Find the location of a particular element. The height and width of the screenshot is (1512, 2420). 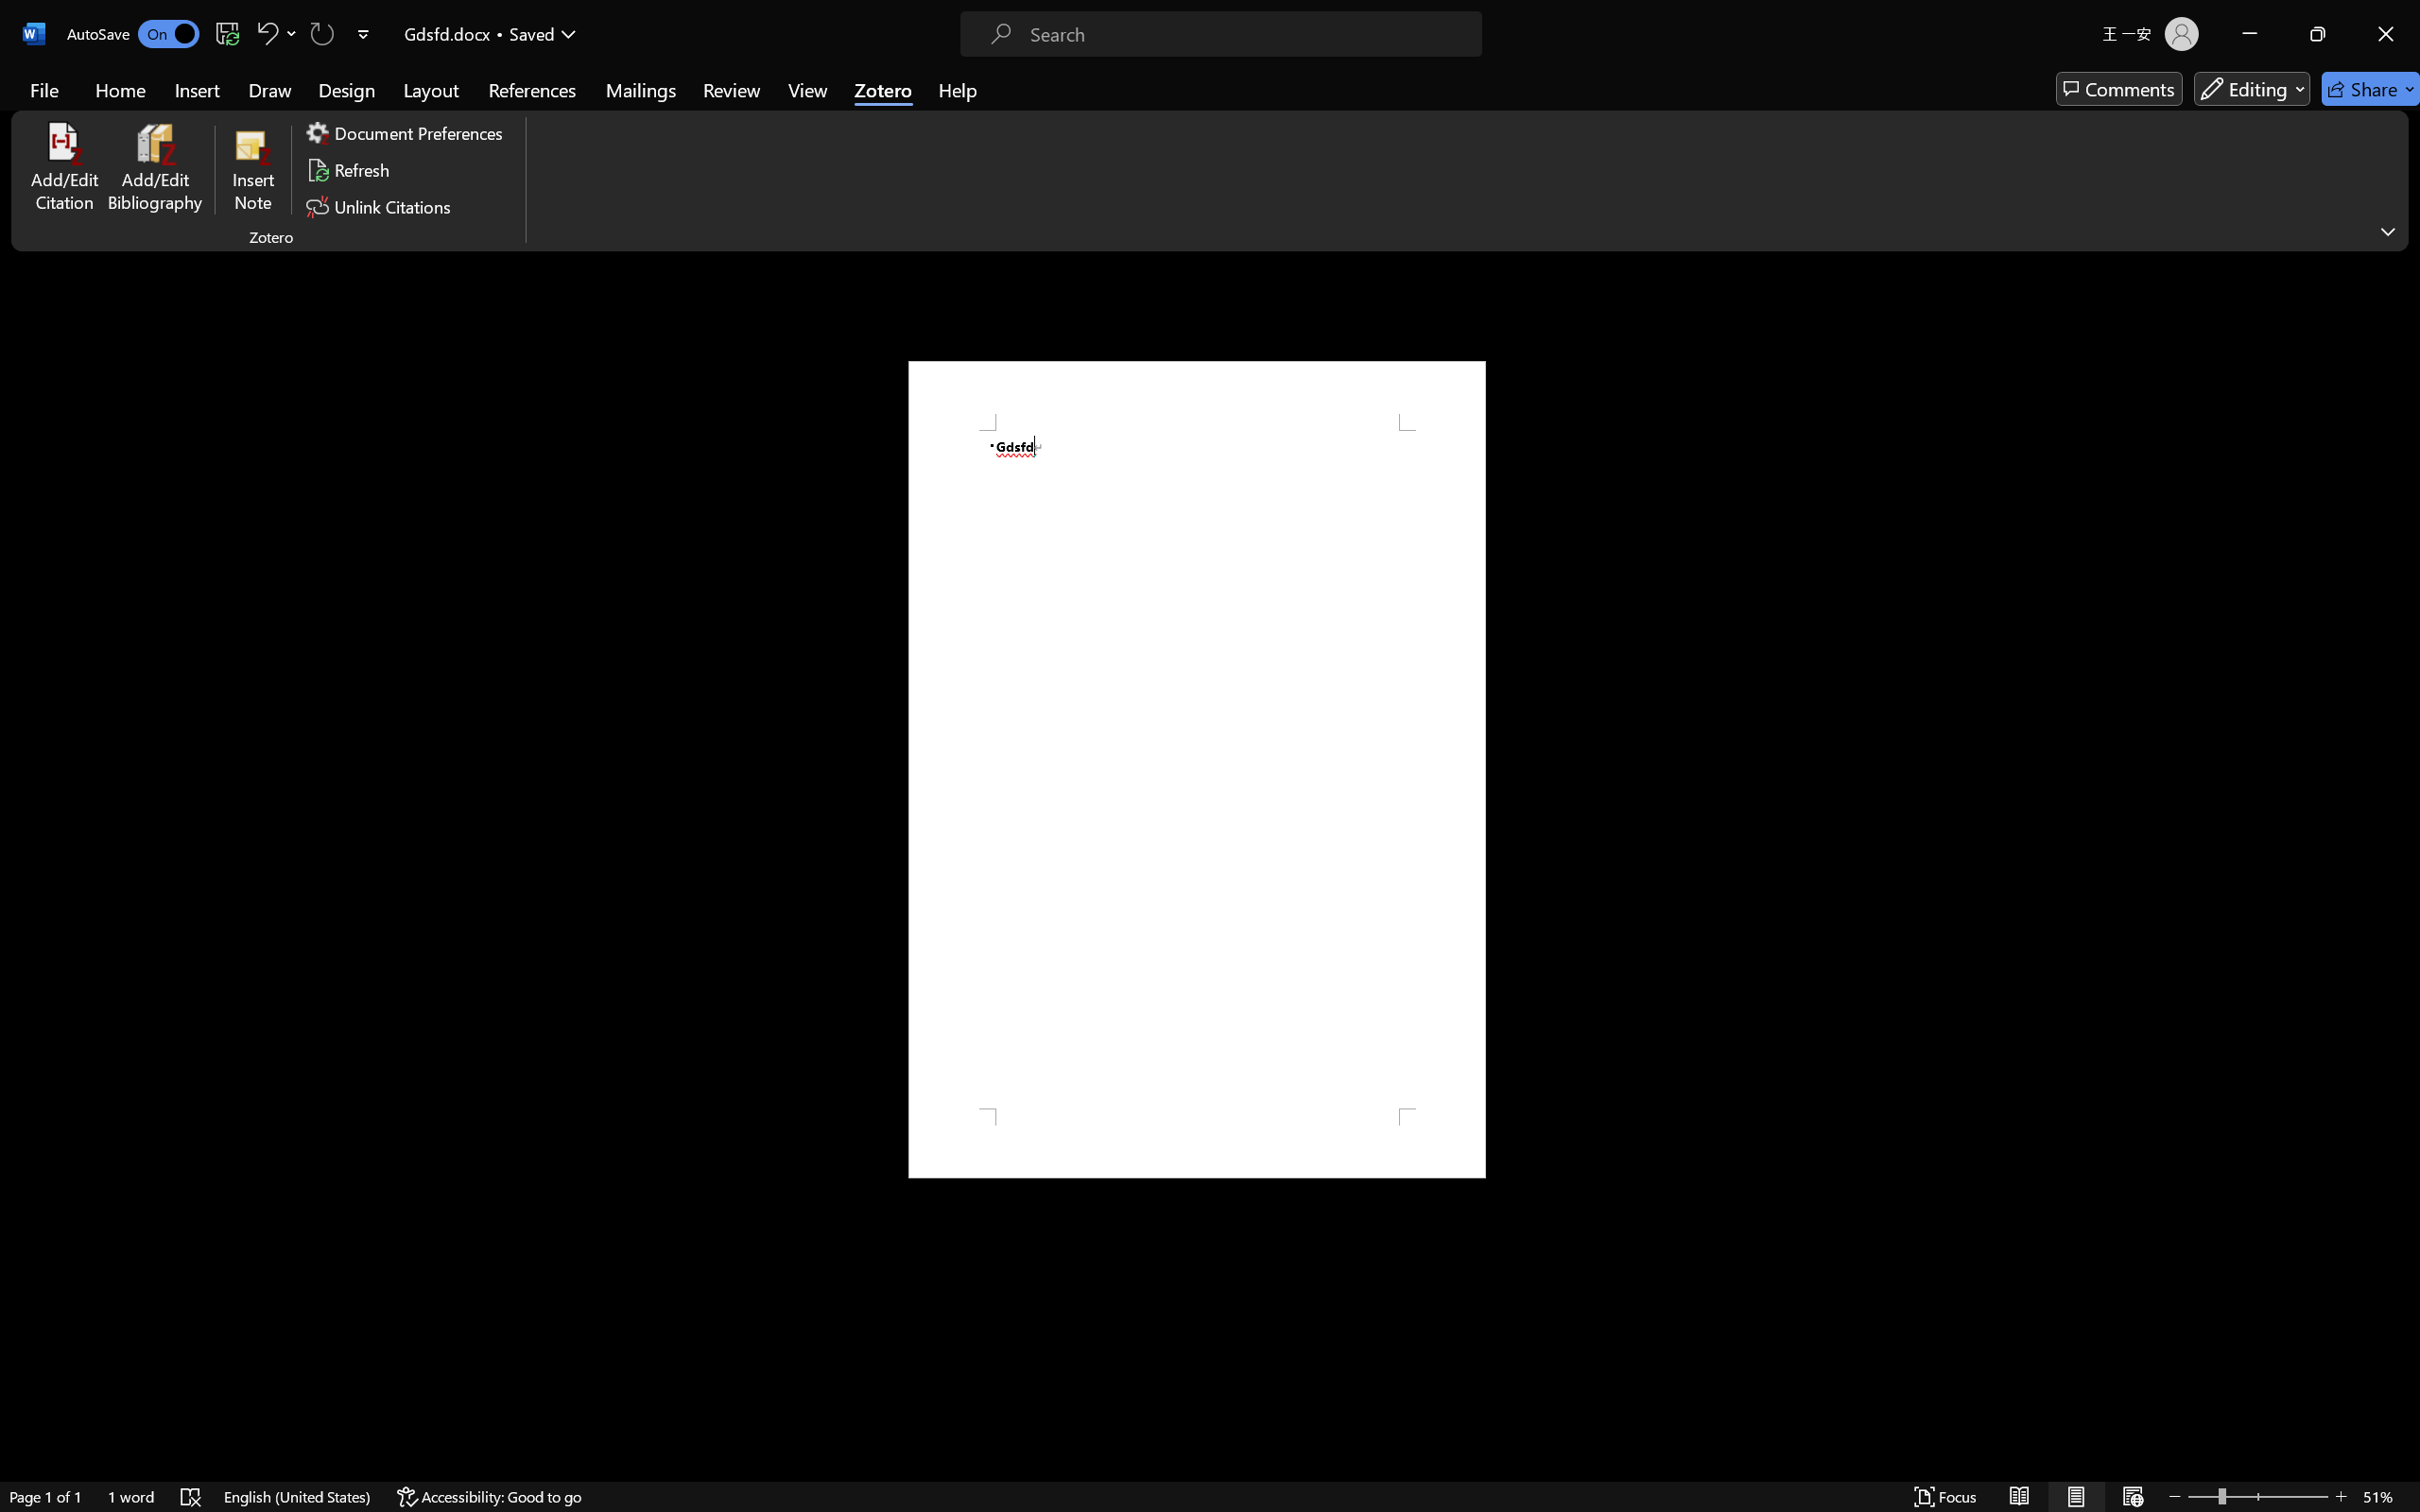

'Page 1 content' is located at coordinates (1196, 769).